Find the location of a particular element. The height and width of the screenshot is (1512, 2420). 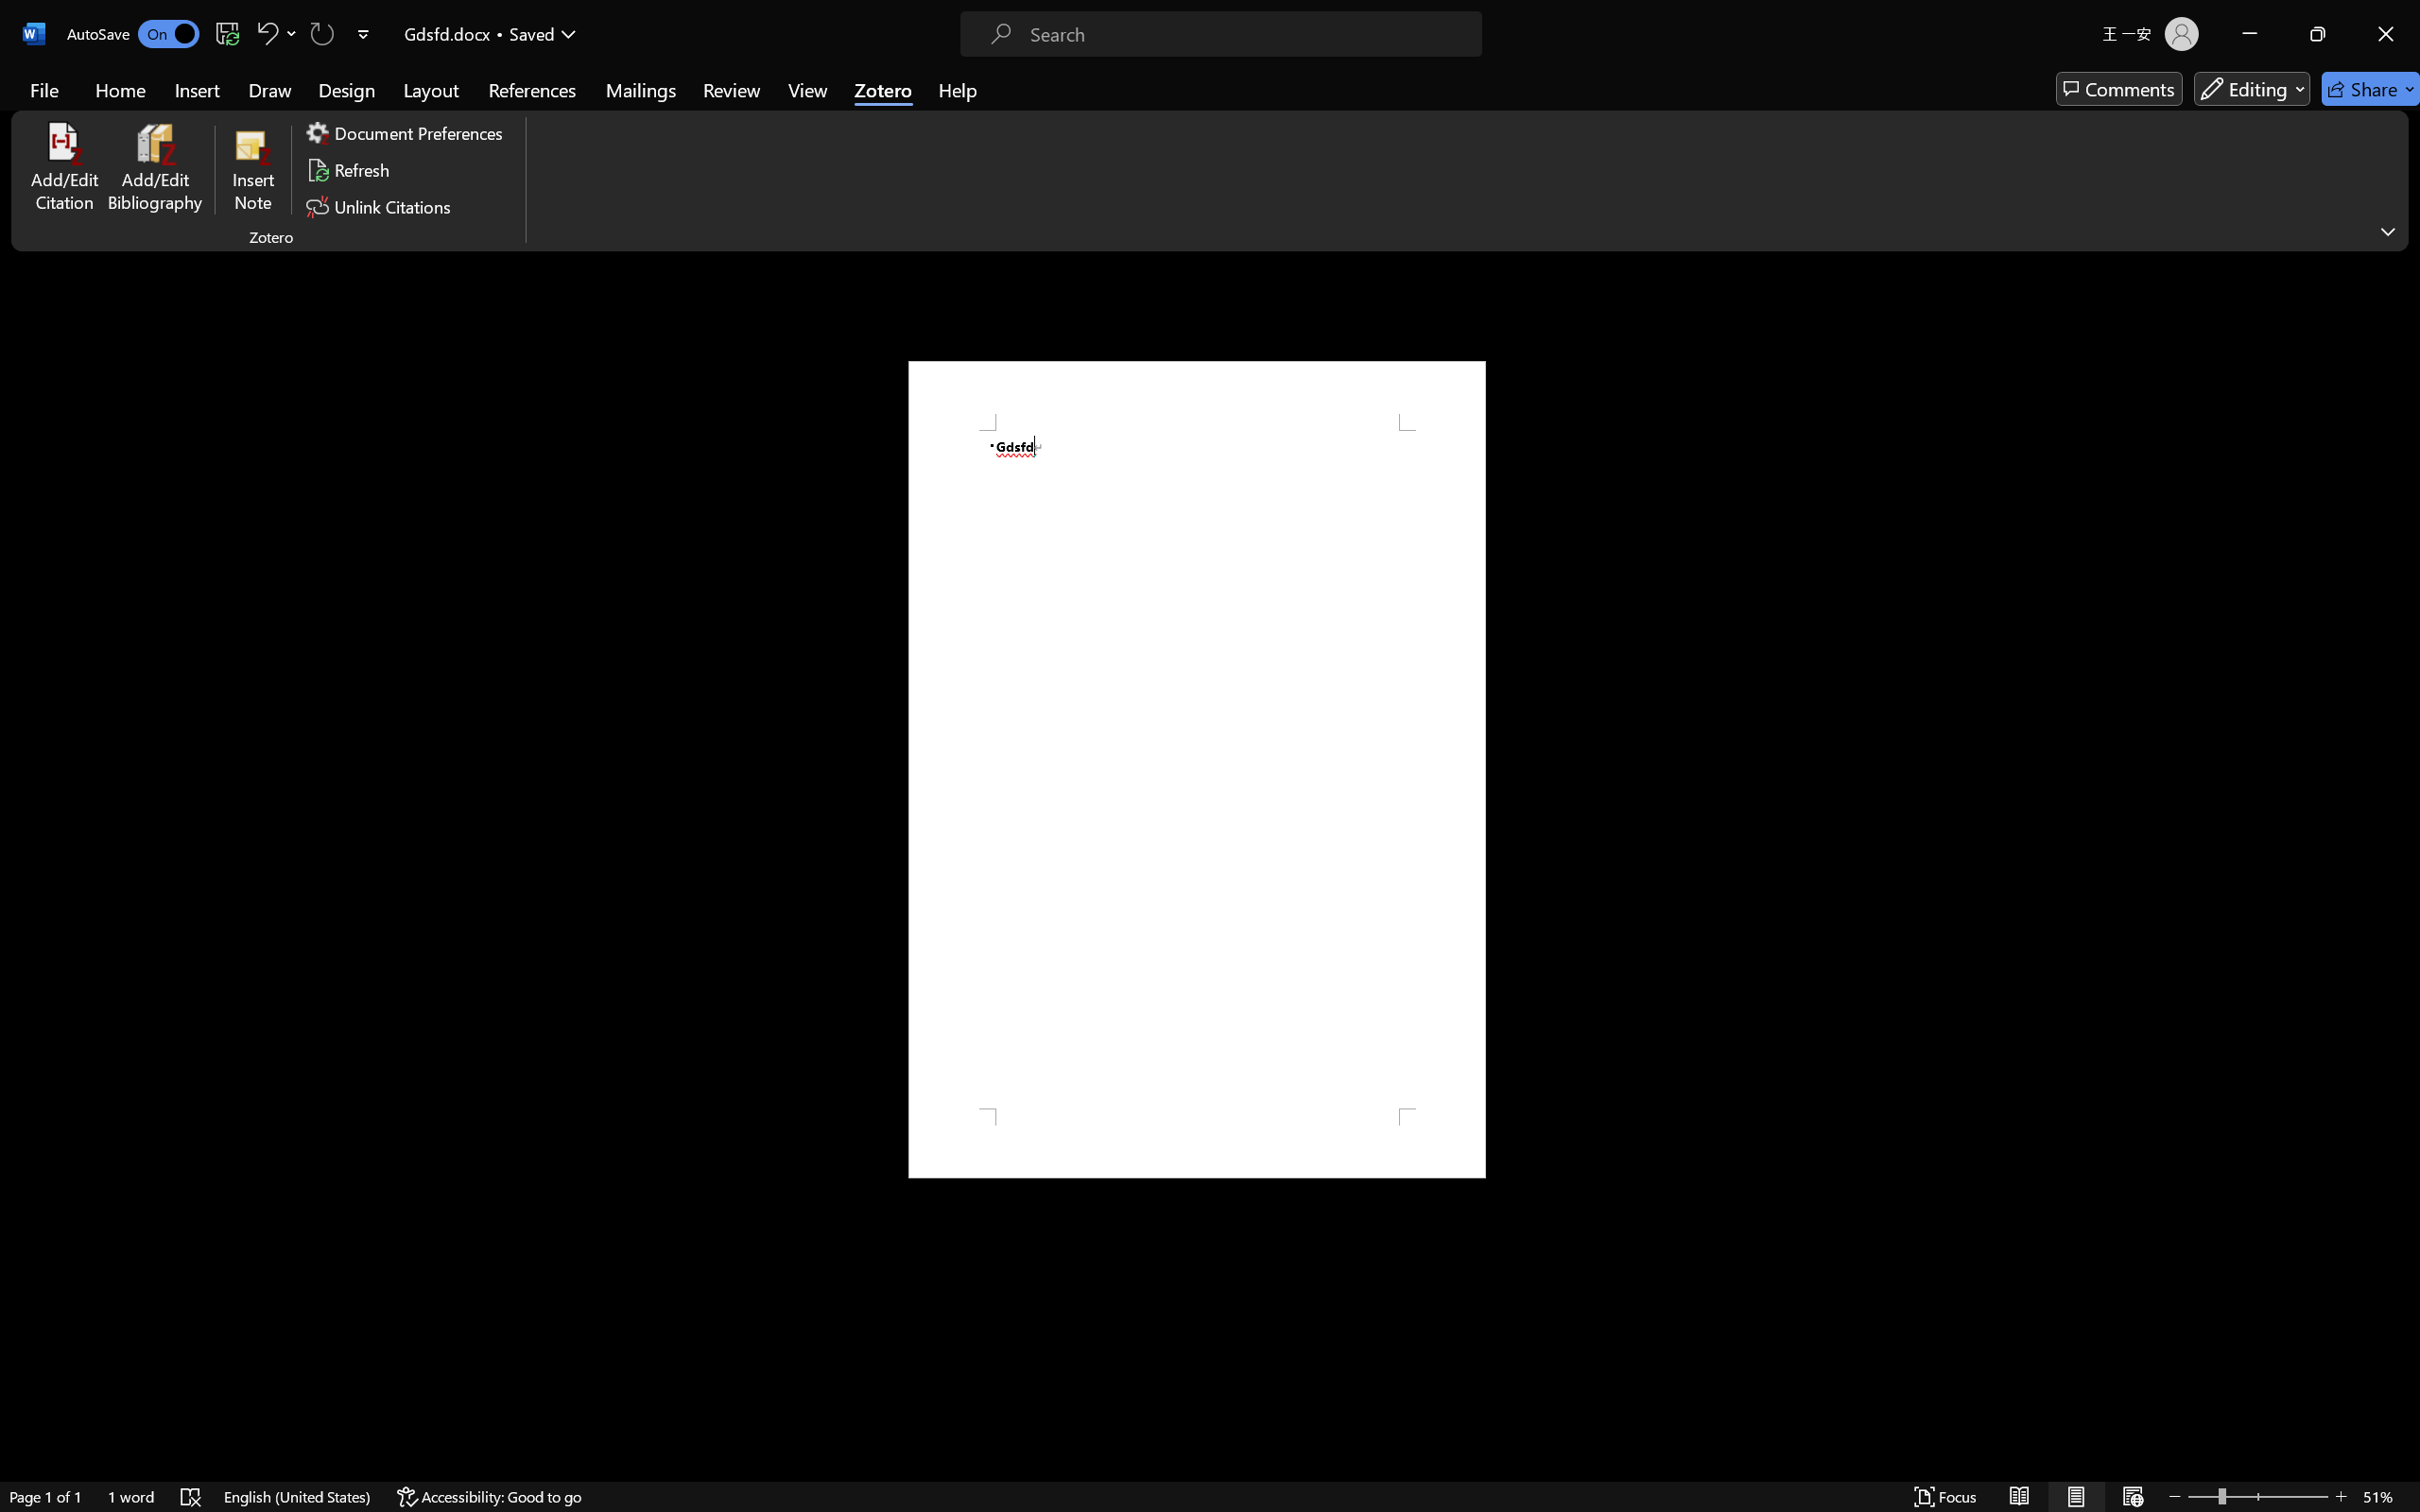

'Page 1 content' is located at coordinates (1196, 769).